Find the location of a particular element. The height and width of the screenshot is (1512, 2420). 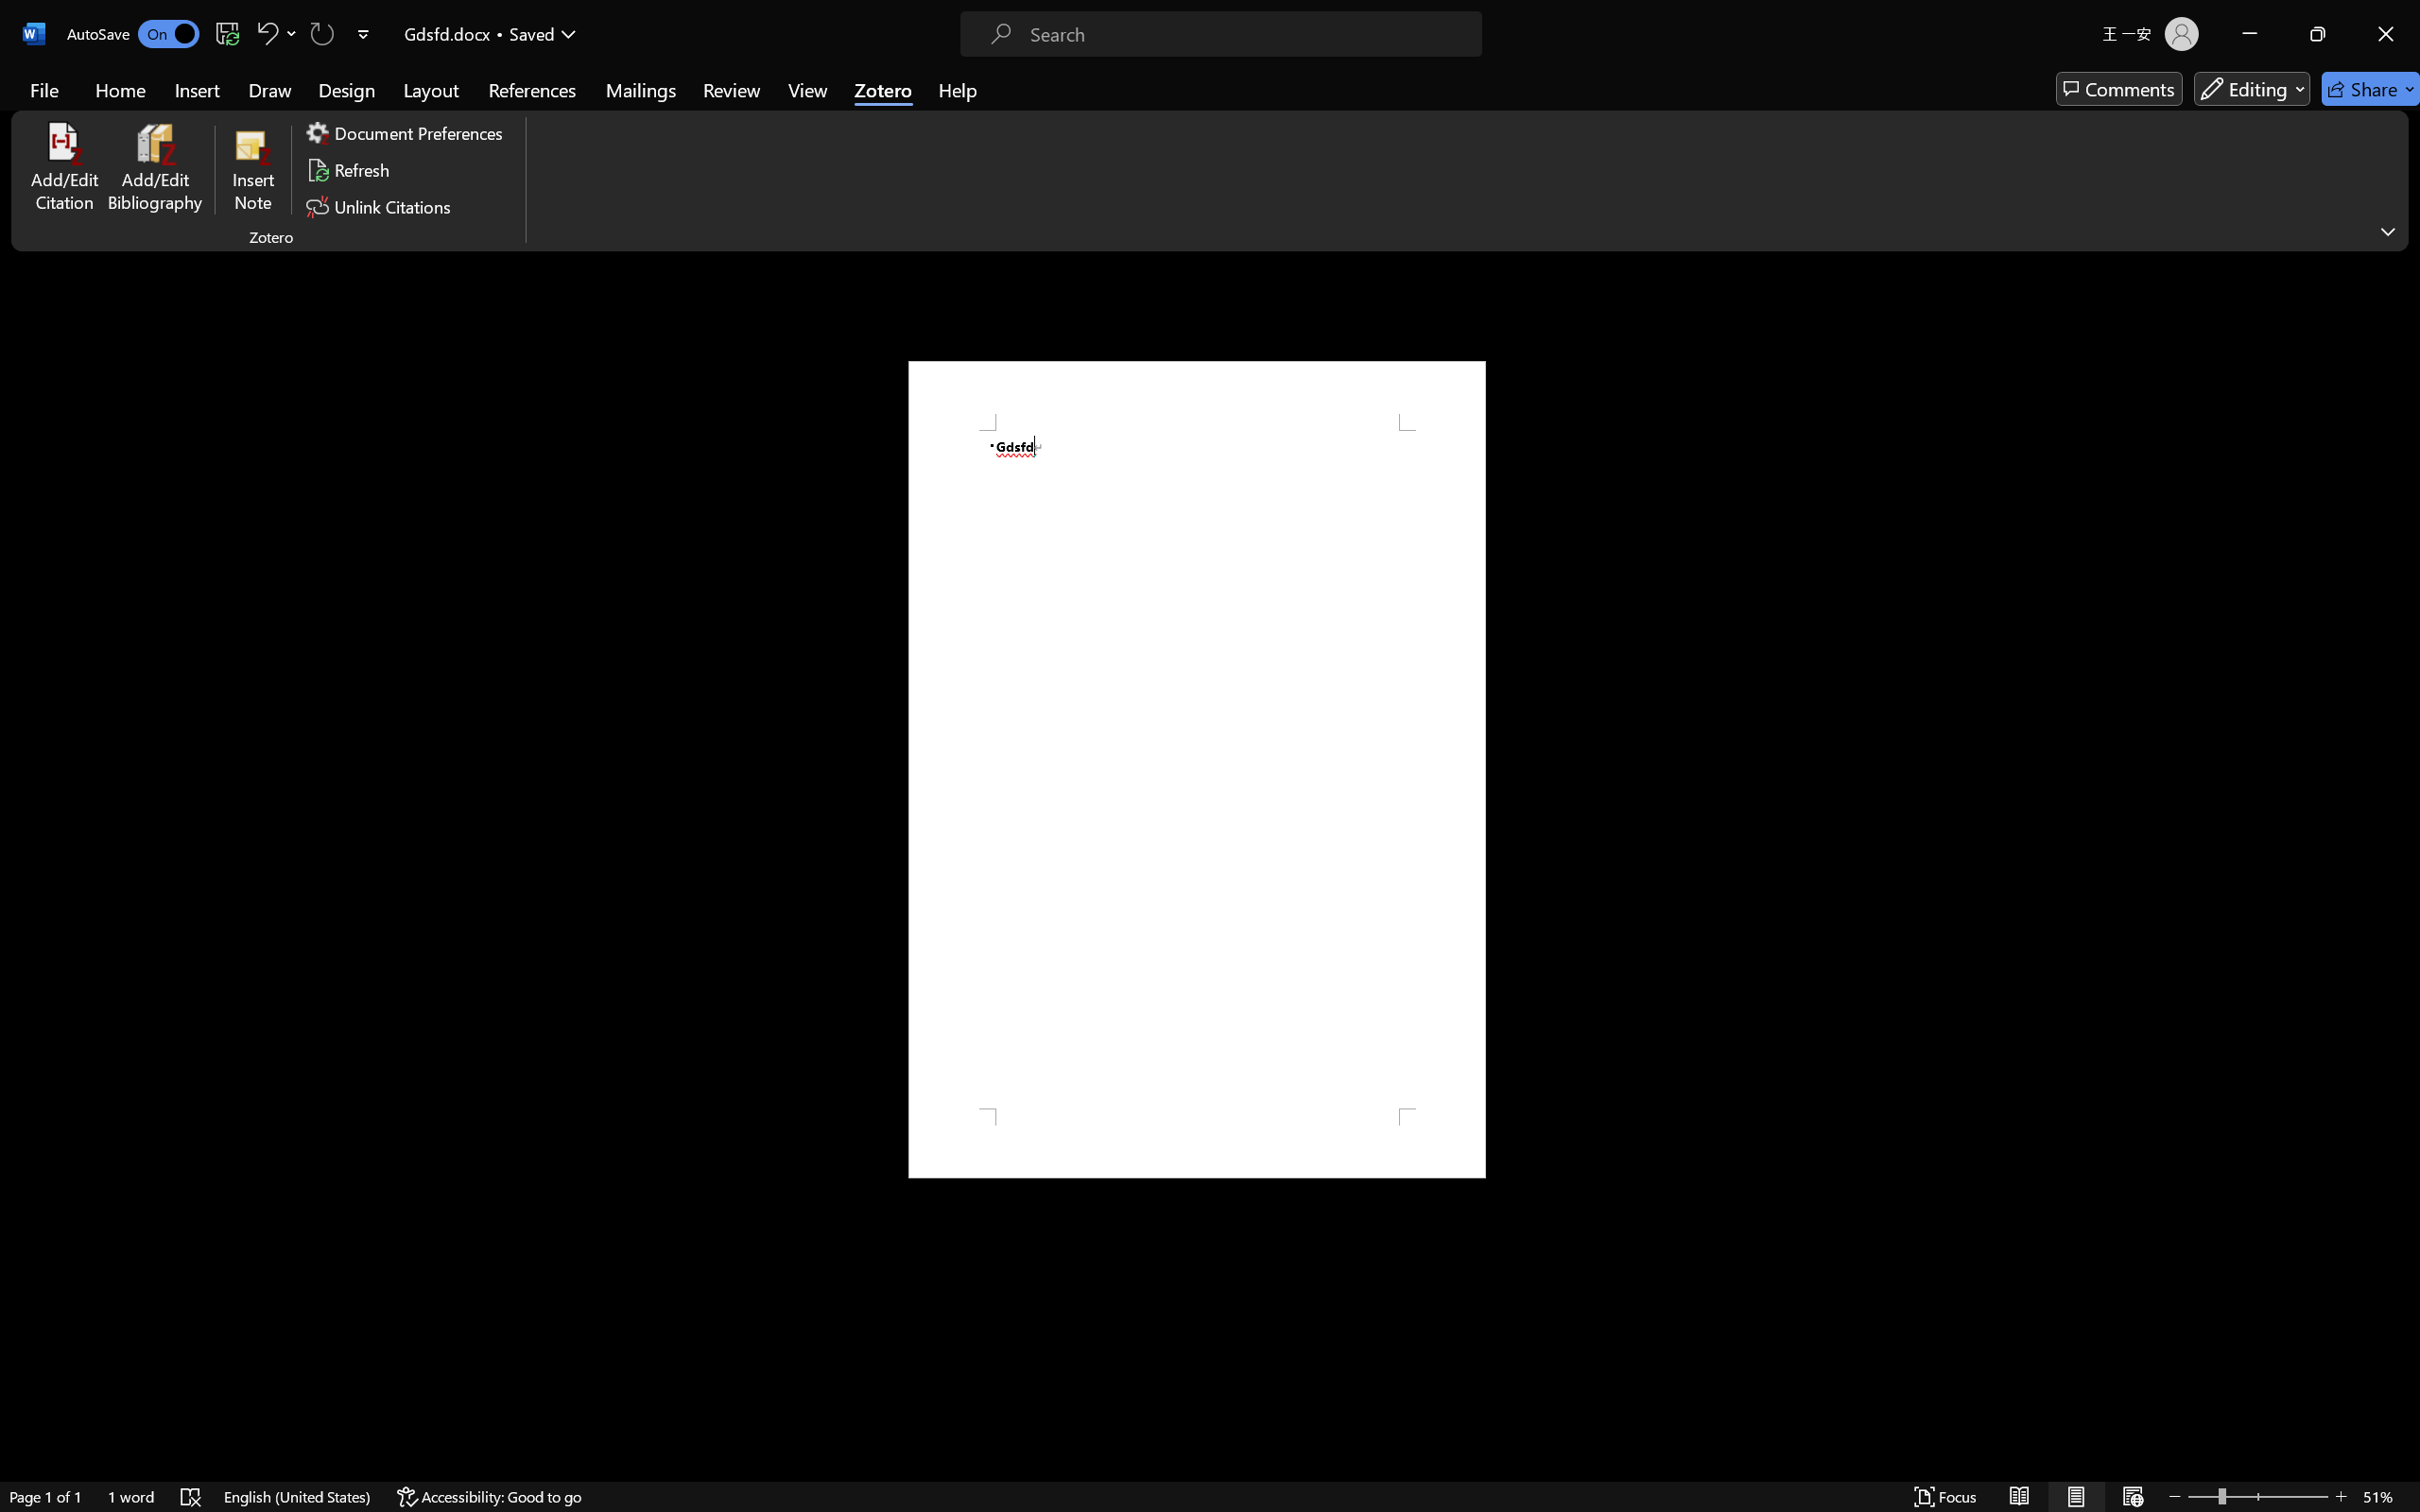

'Page 1 content' is located at coordinates (1196, 769).